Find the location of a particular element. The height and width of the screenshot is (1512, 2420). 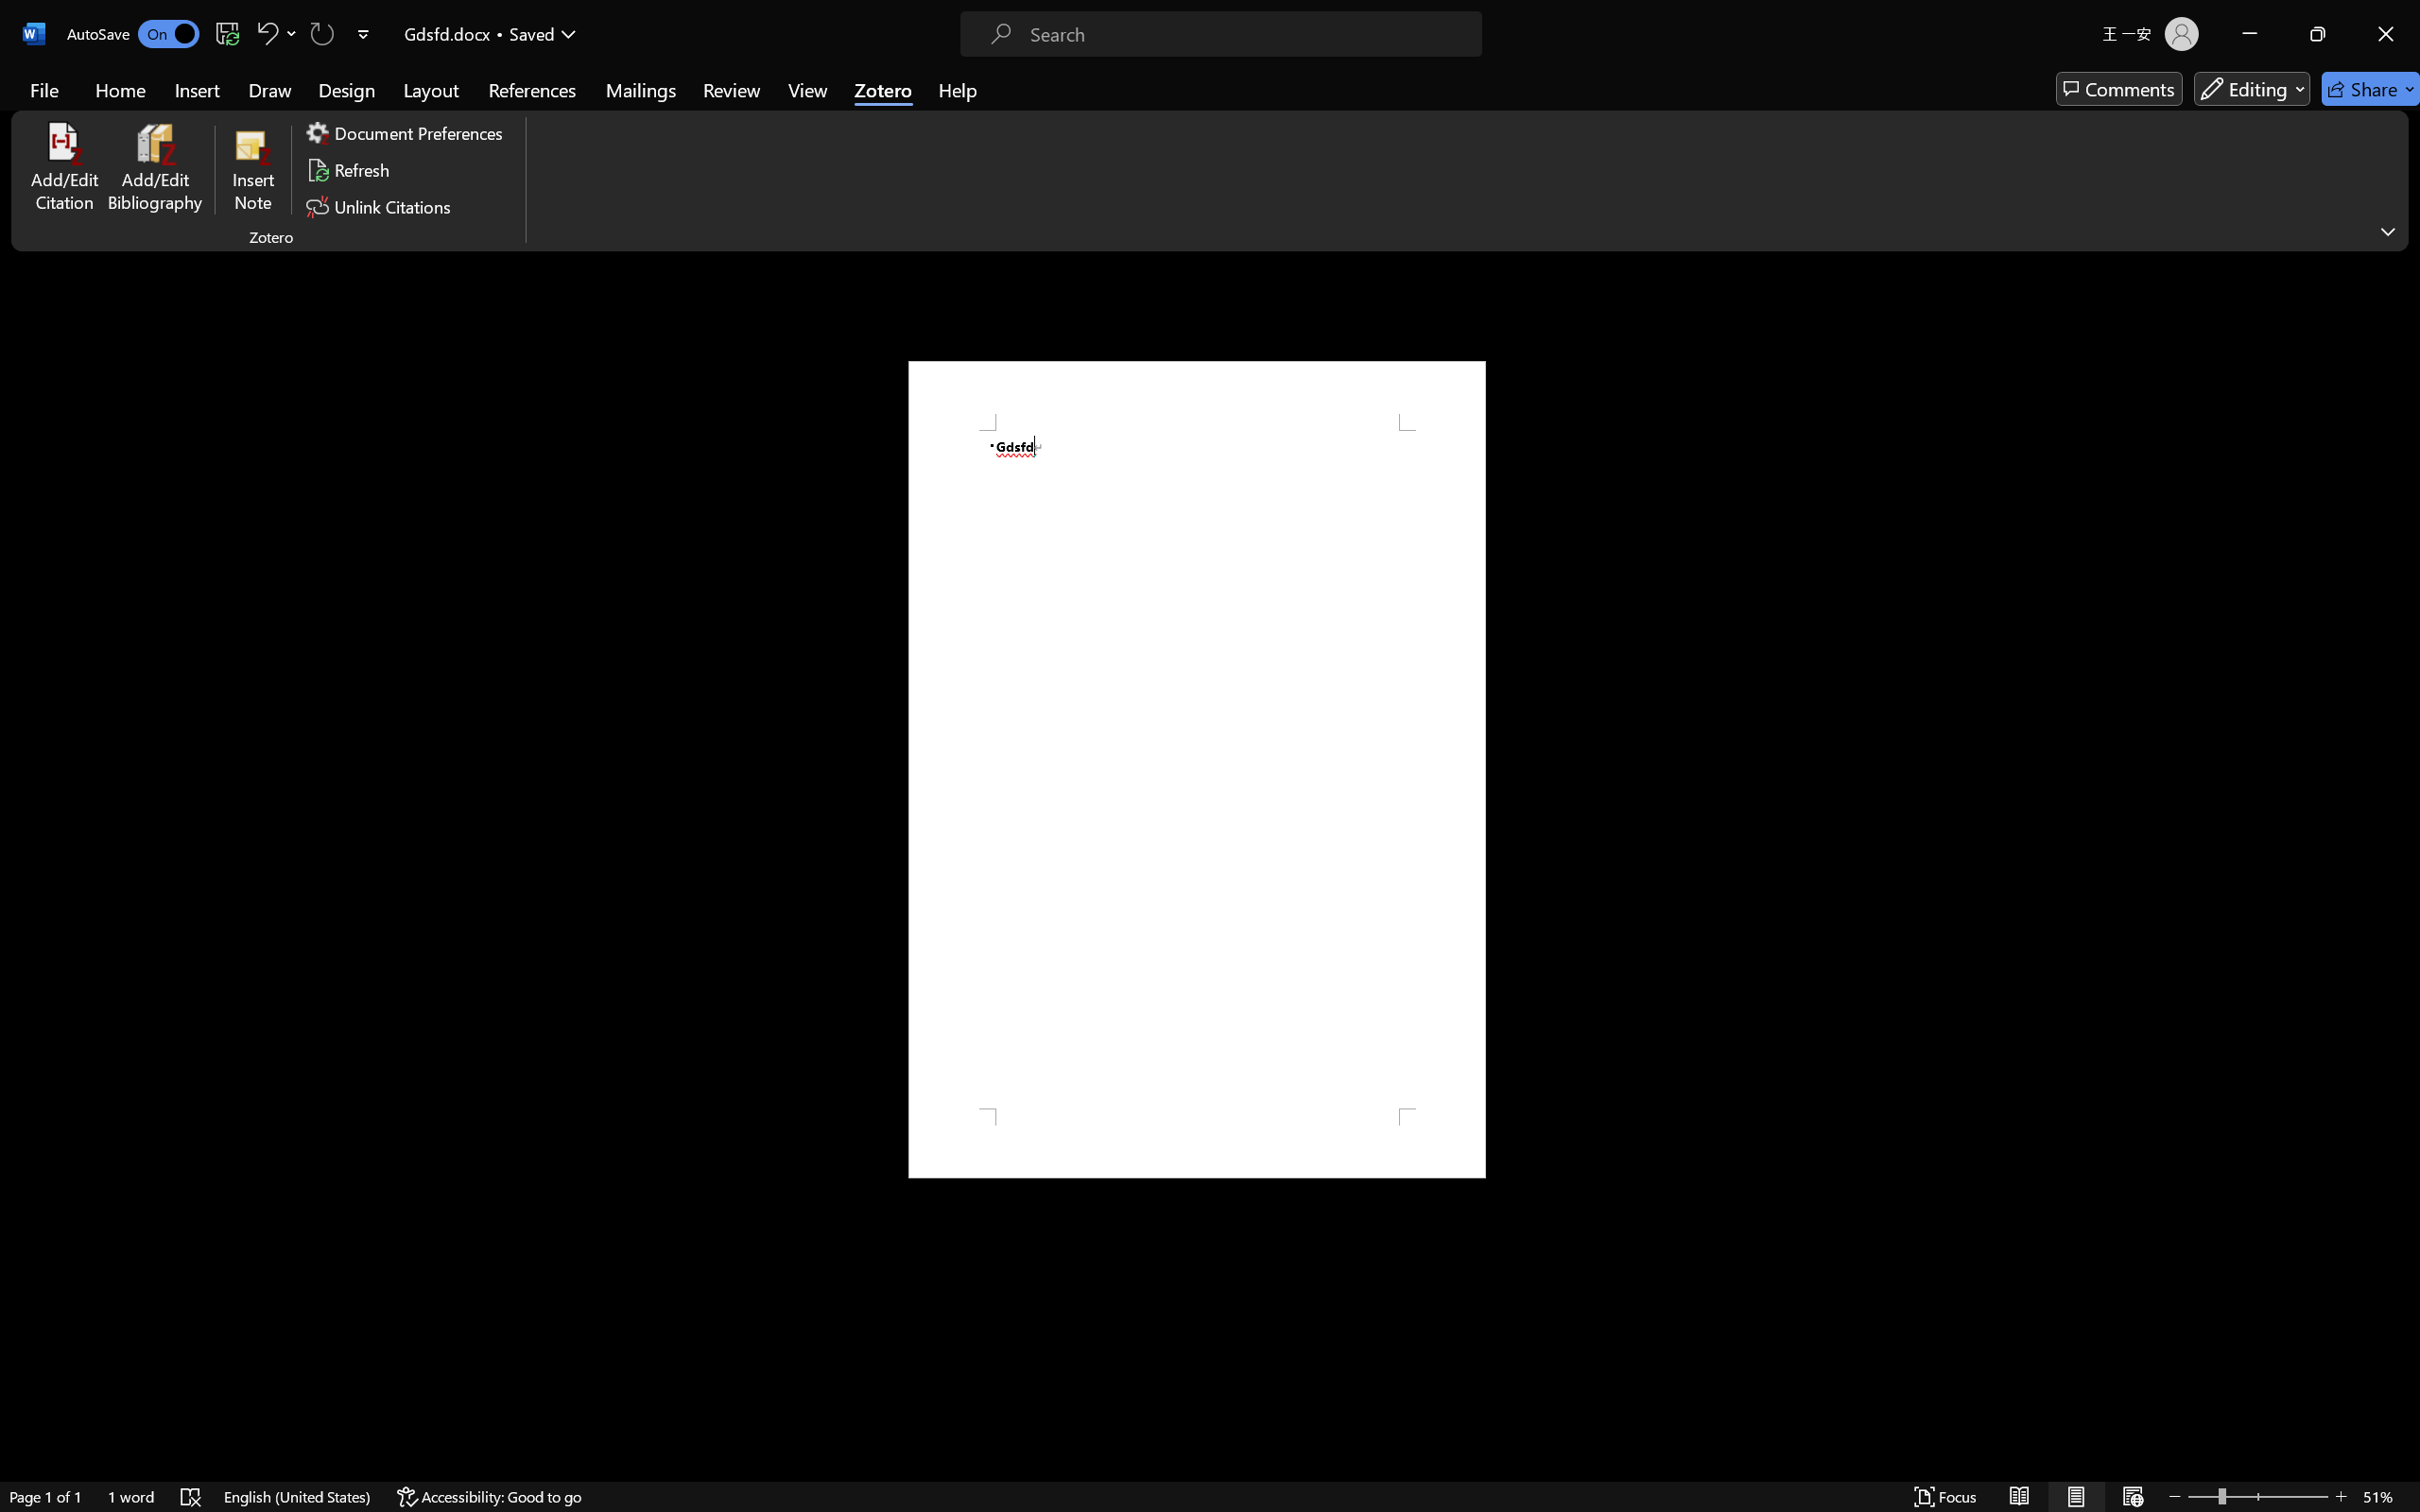

'Page 1 content' is located at coordinates (1196, 769).